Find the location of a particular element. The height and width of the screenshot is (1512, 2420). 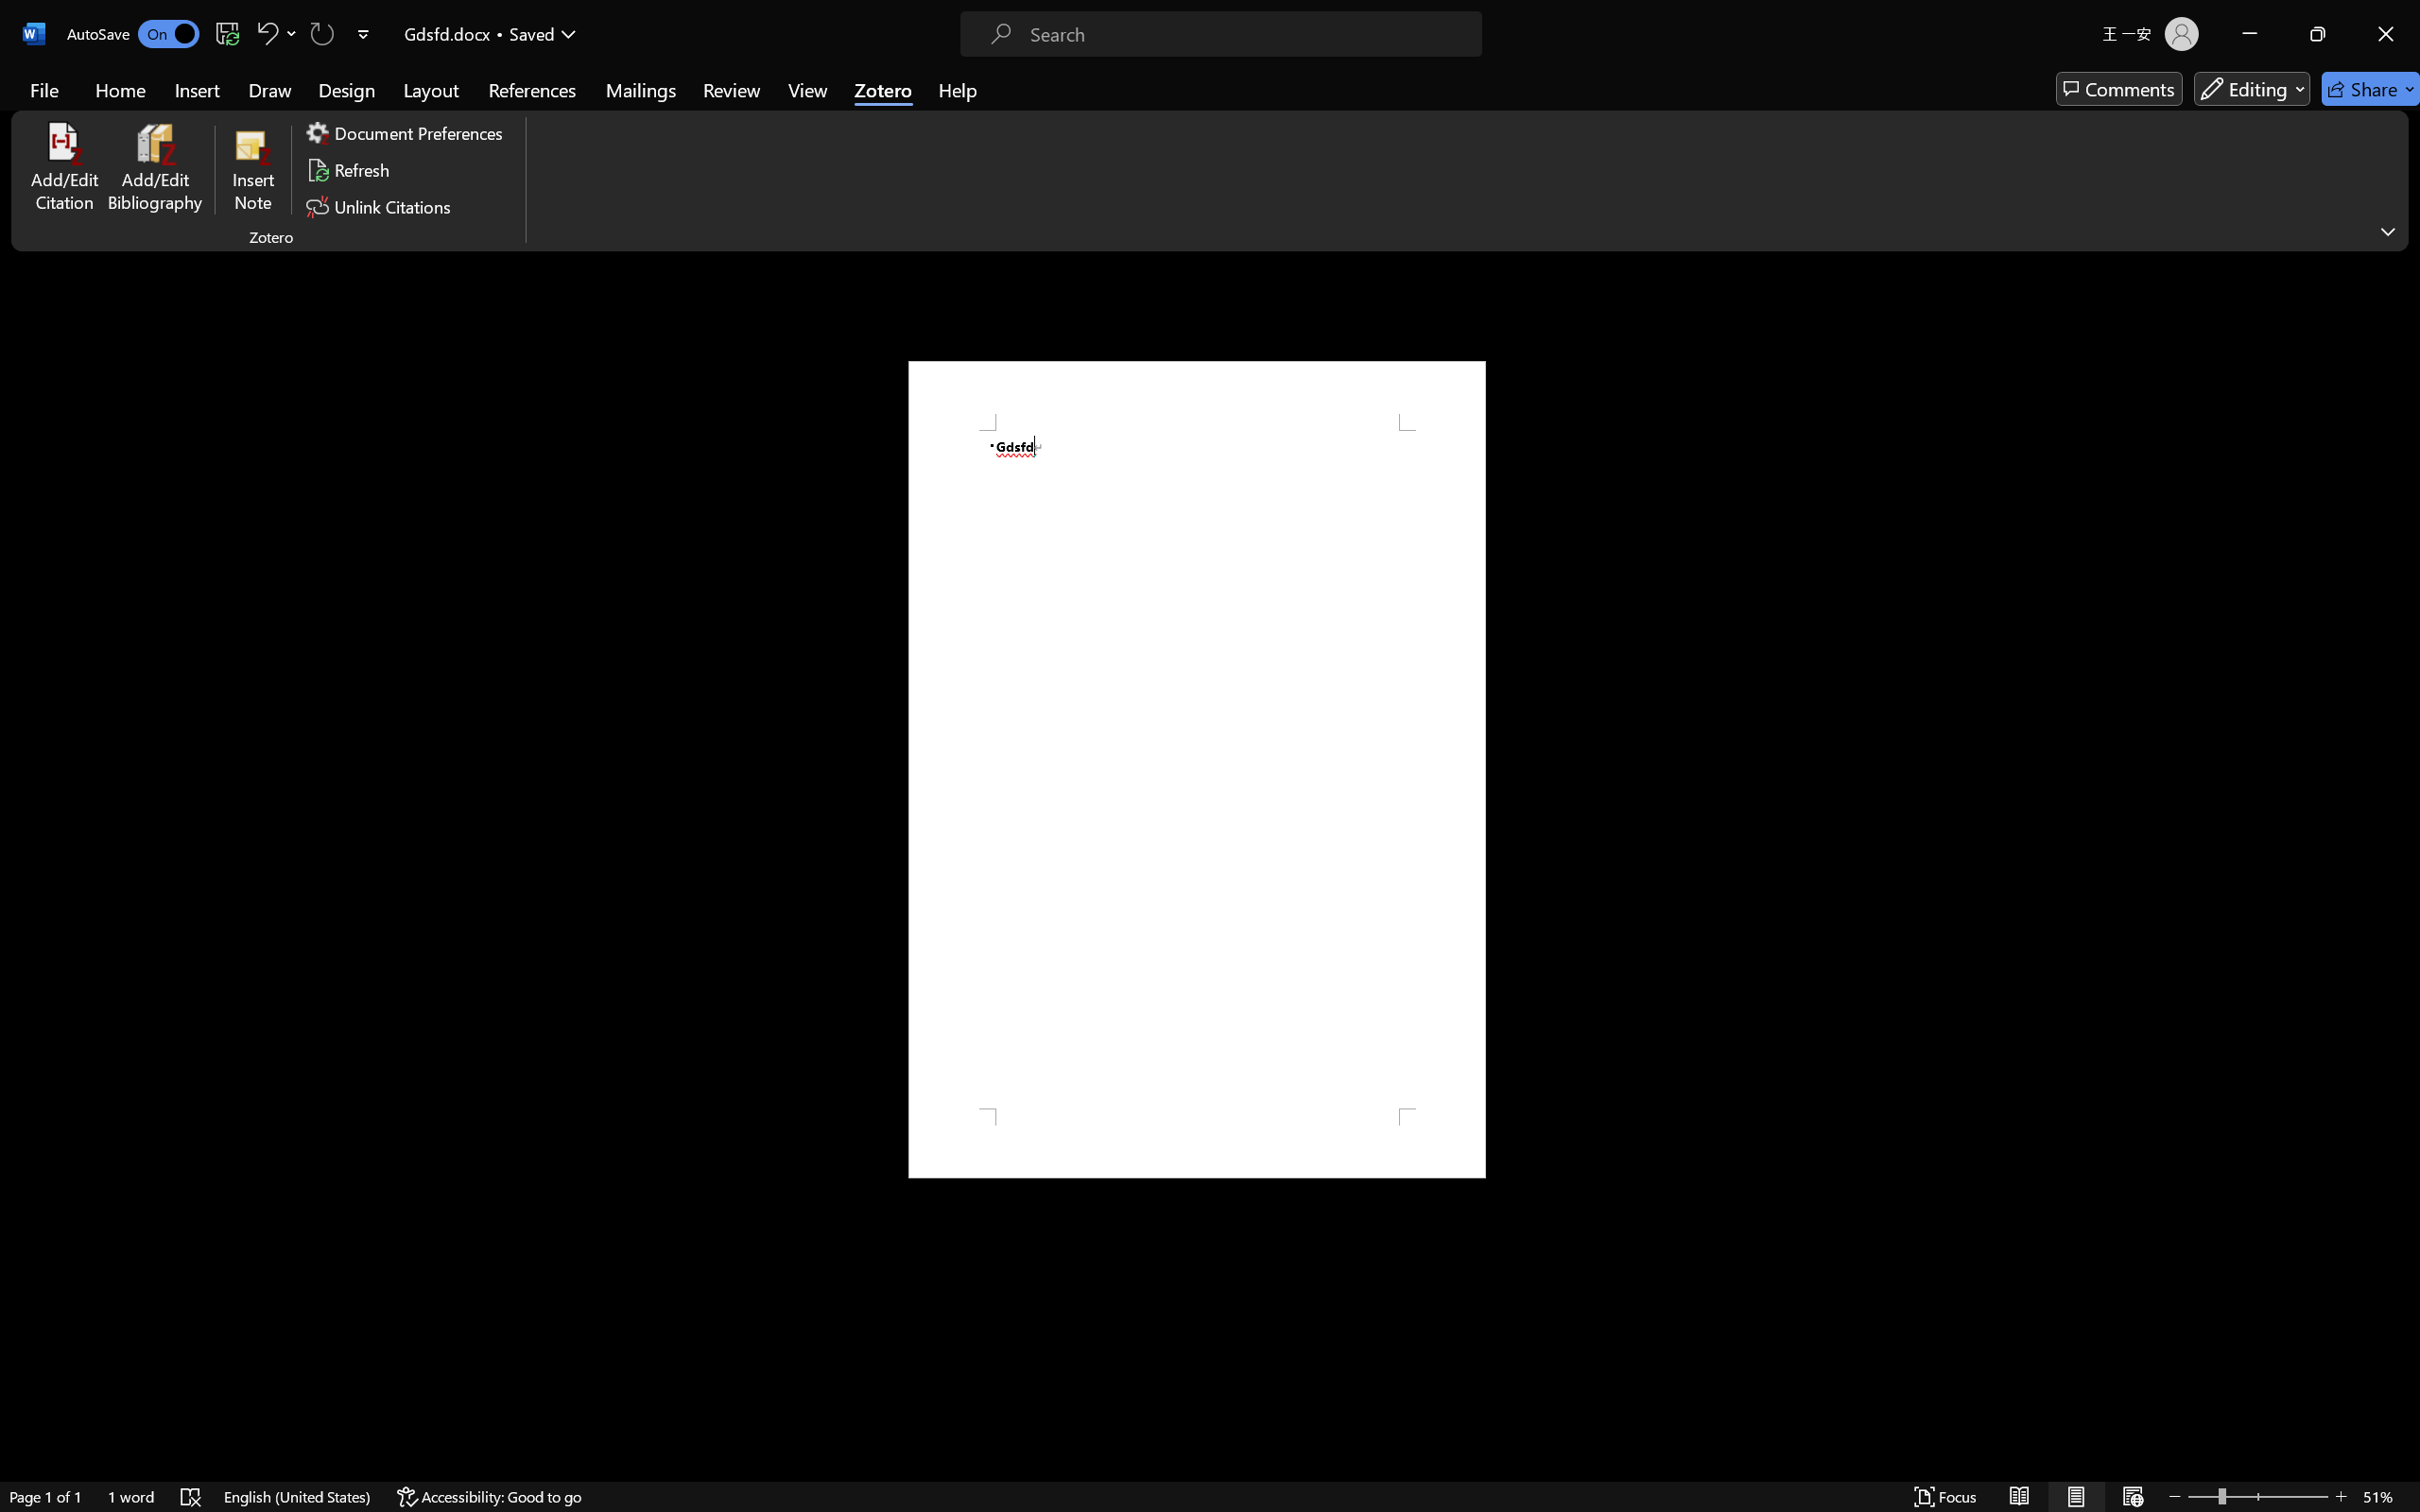

'Page 1 content' is located at coordinates (1196, 769).